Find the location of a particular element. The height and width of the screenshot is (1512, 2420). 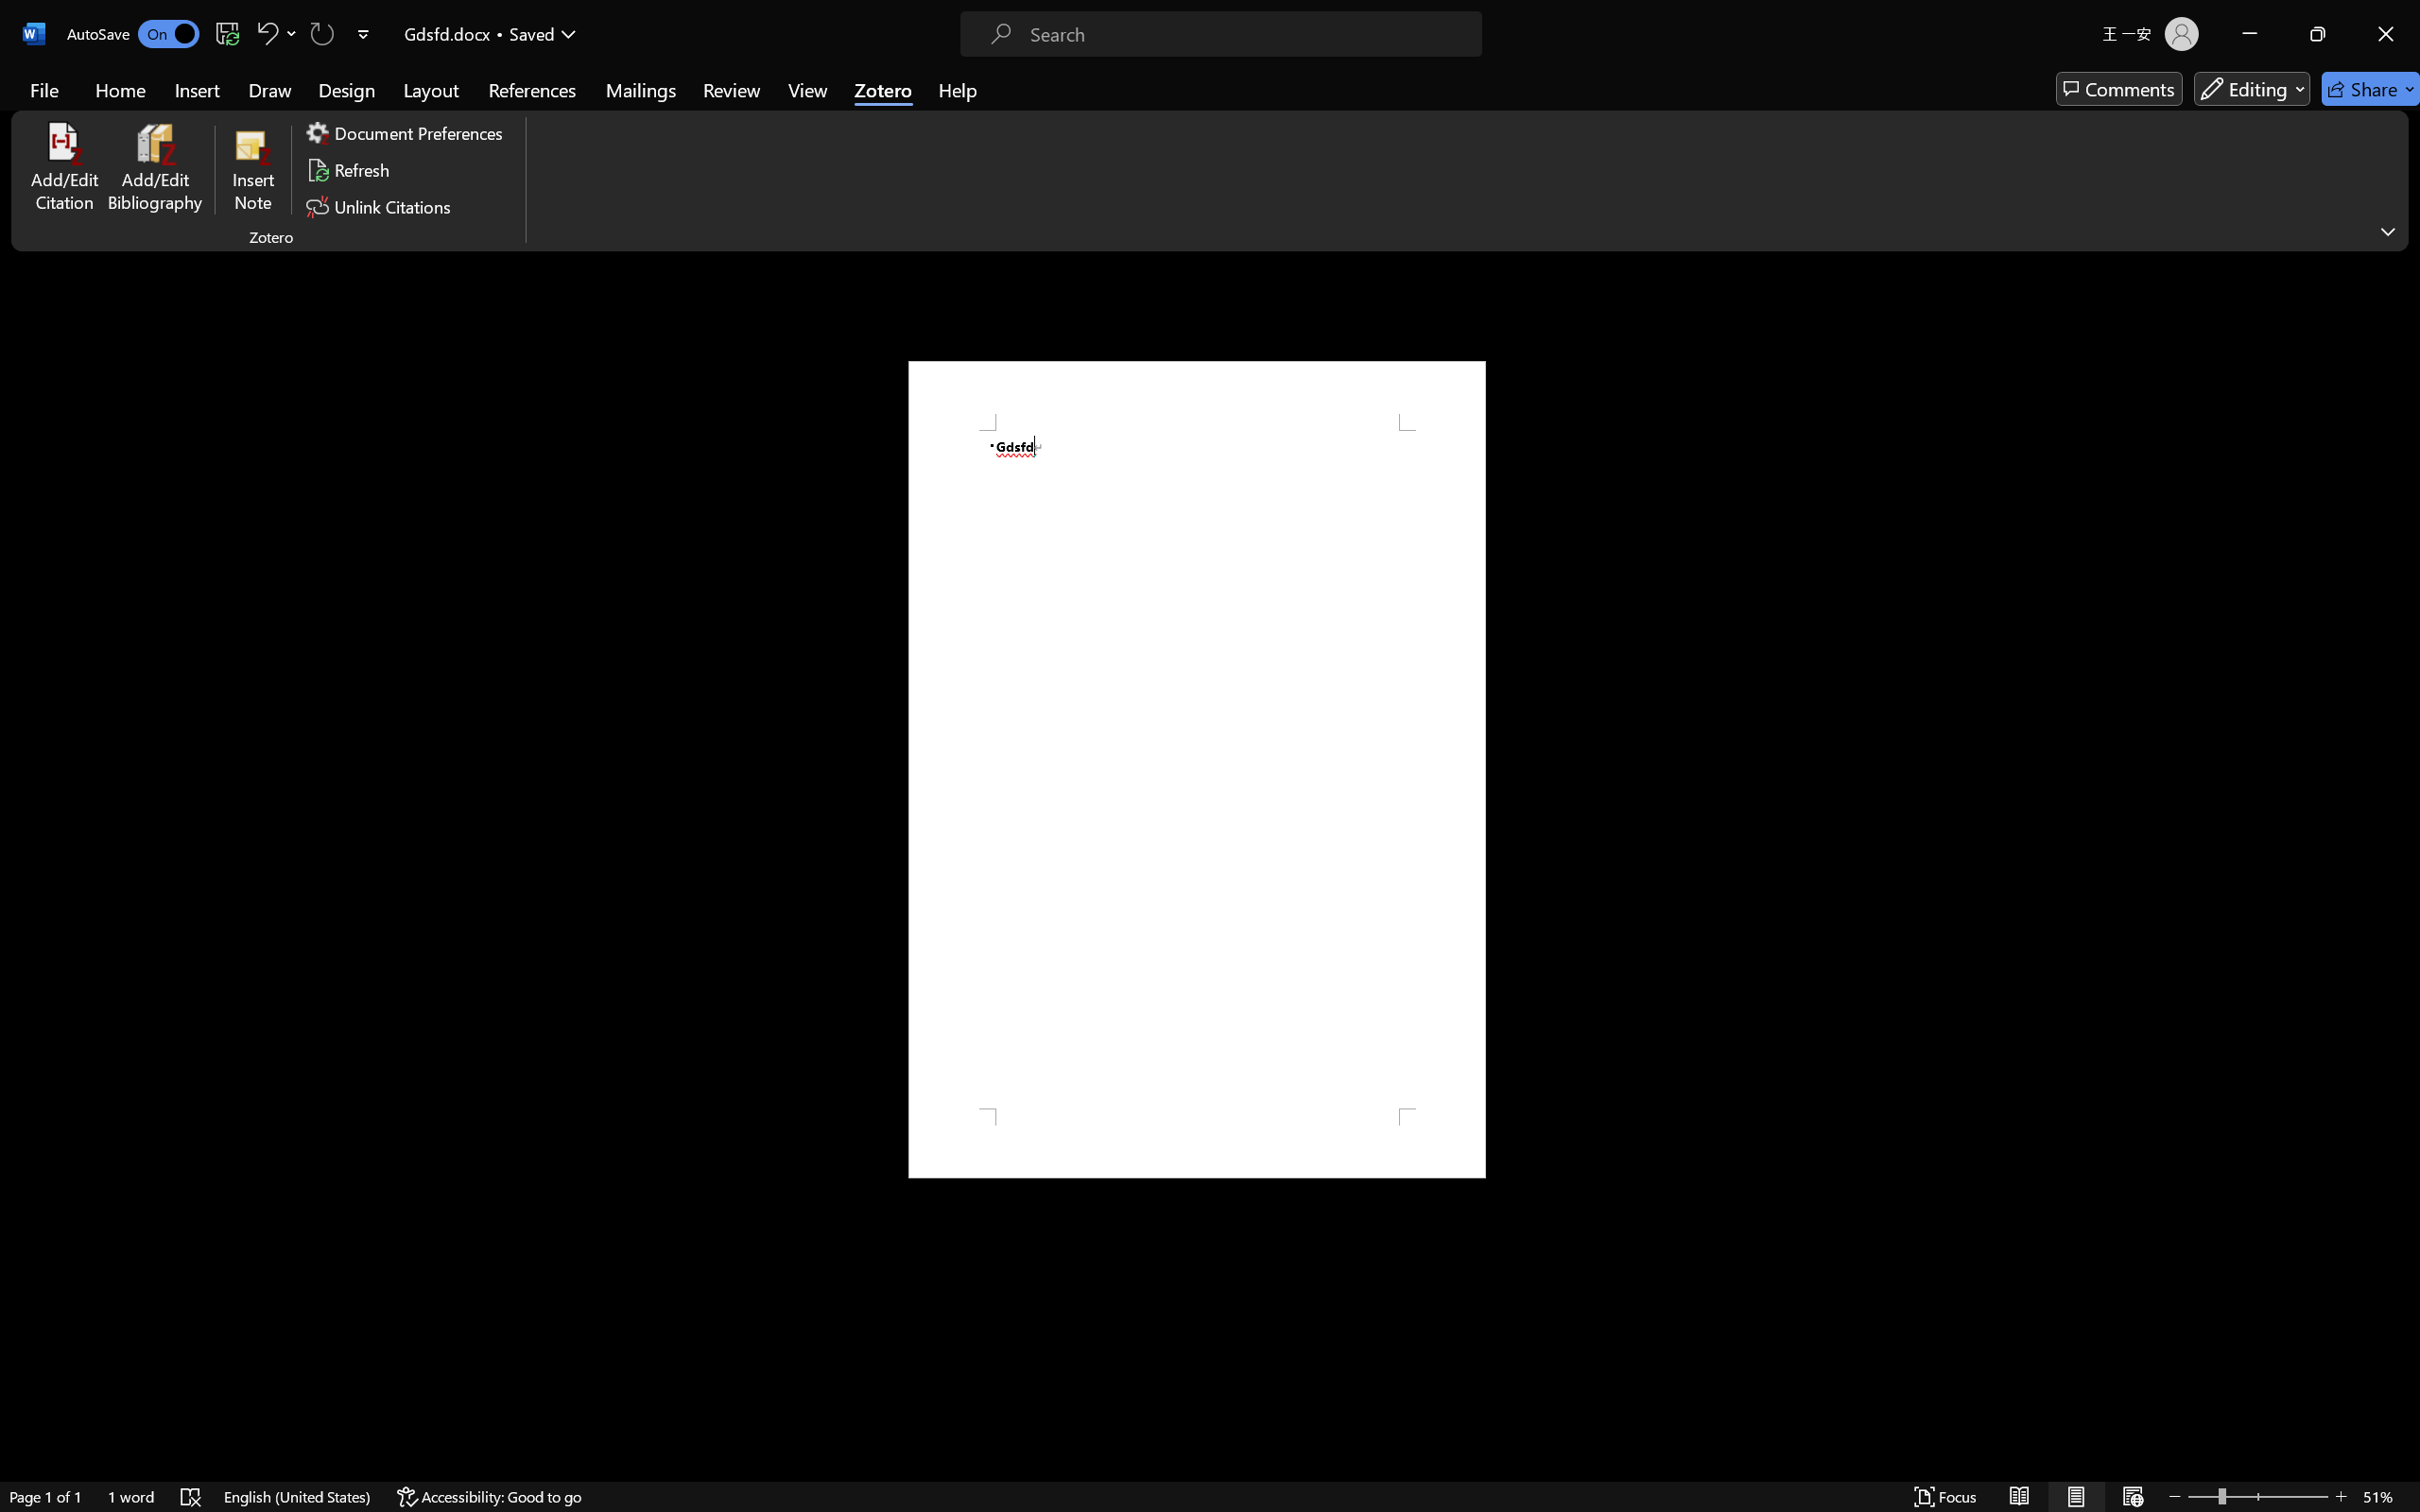

'Page 1 content' is located at coordinates (1196, 769).